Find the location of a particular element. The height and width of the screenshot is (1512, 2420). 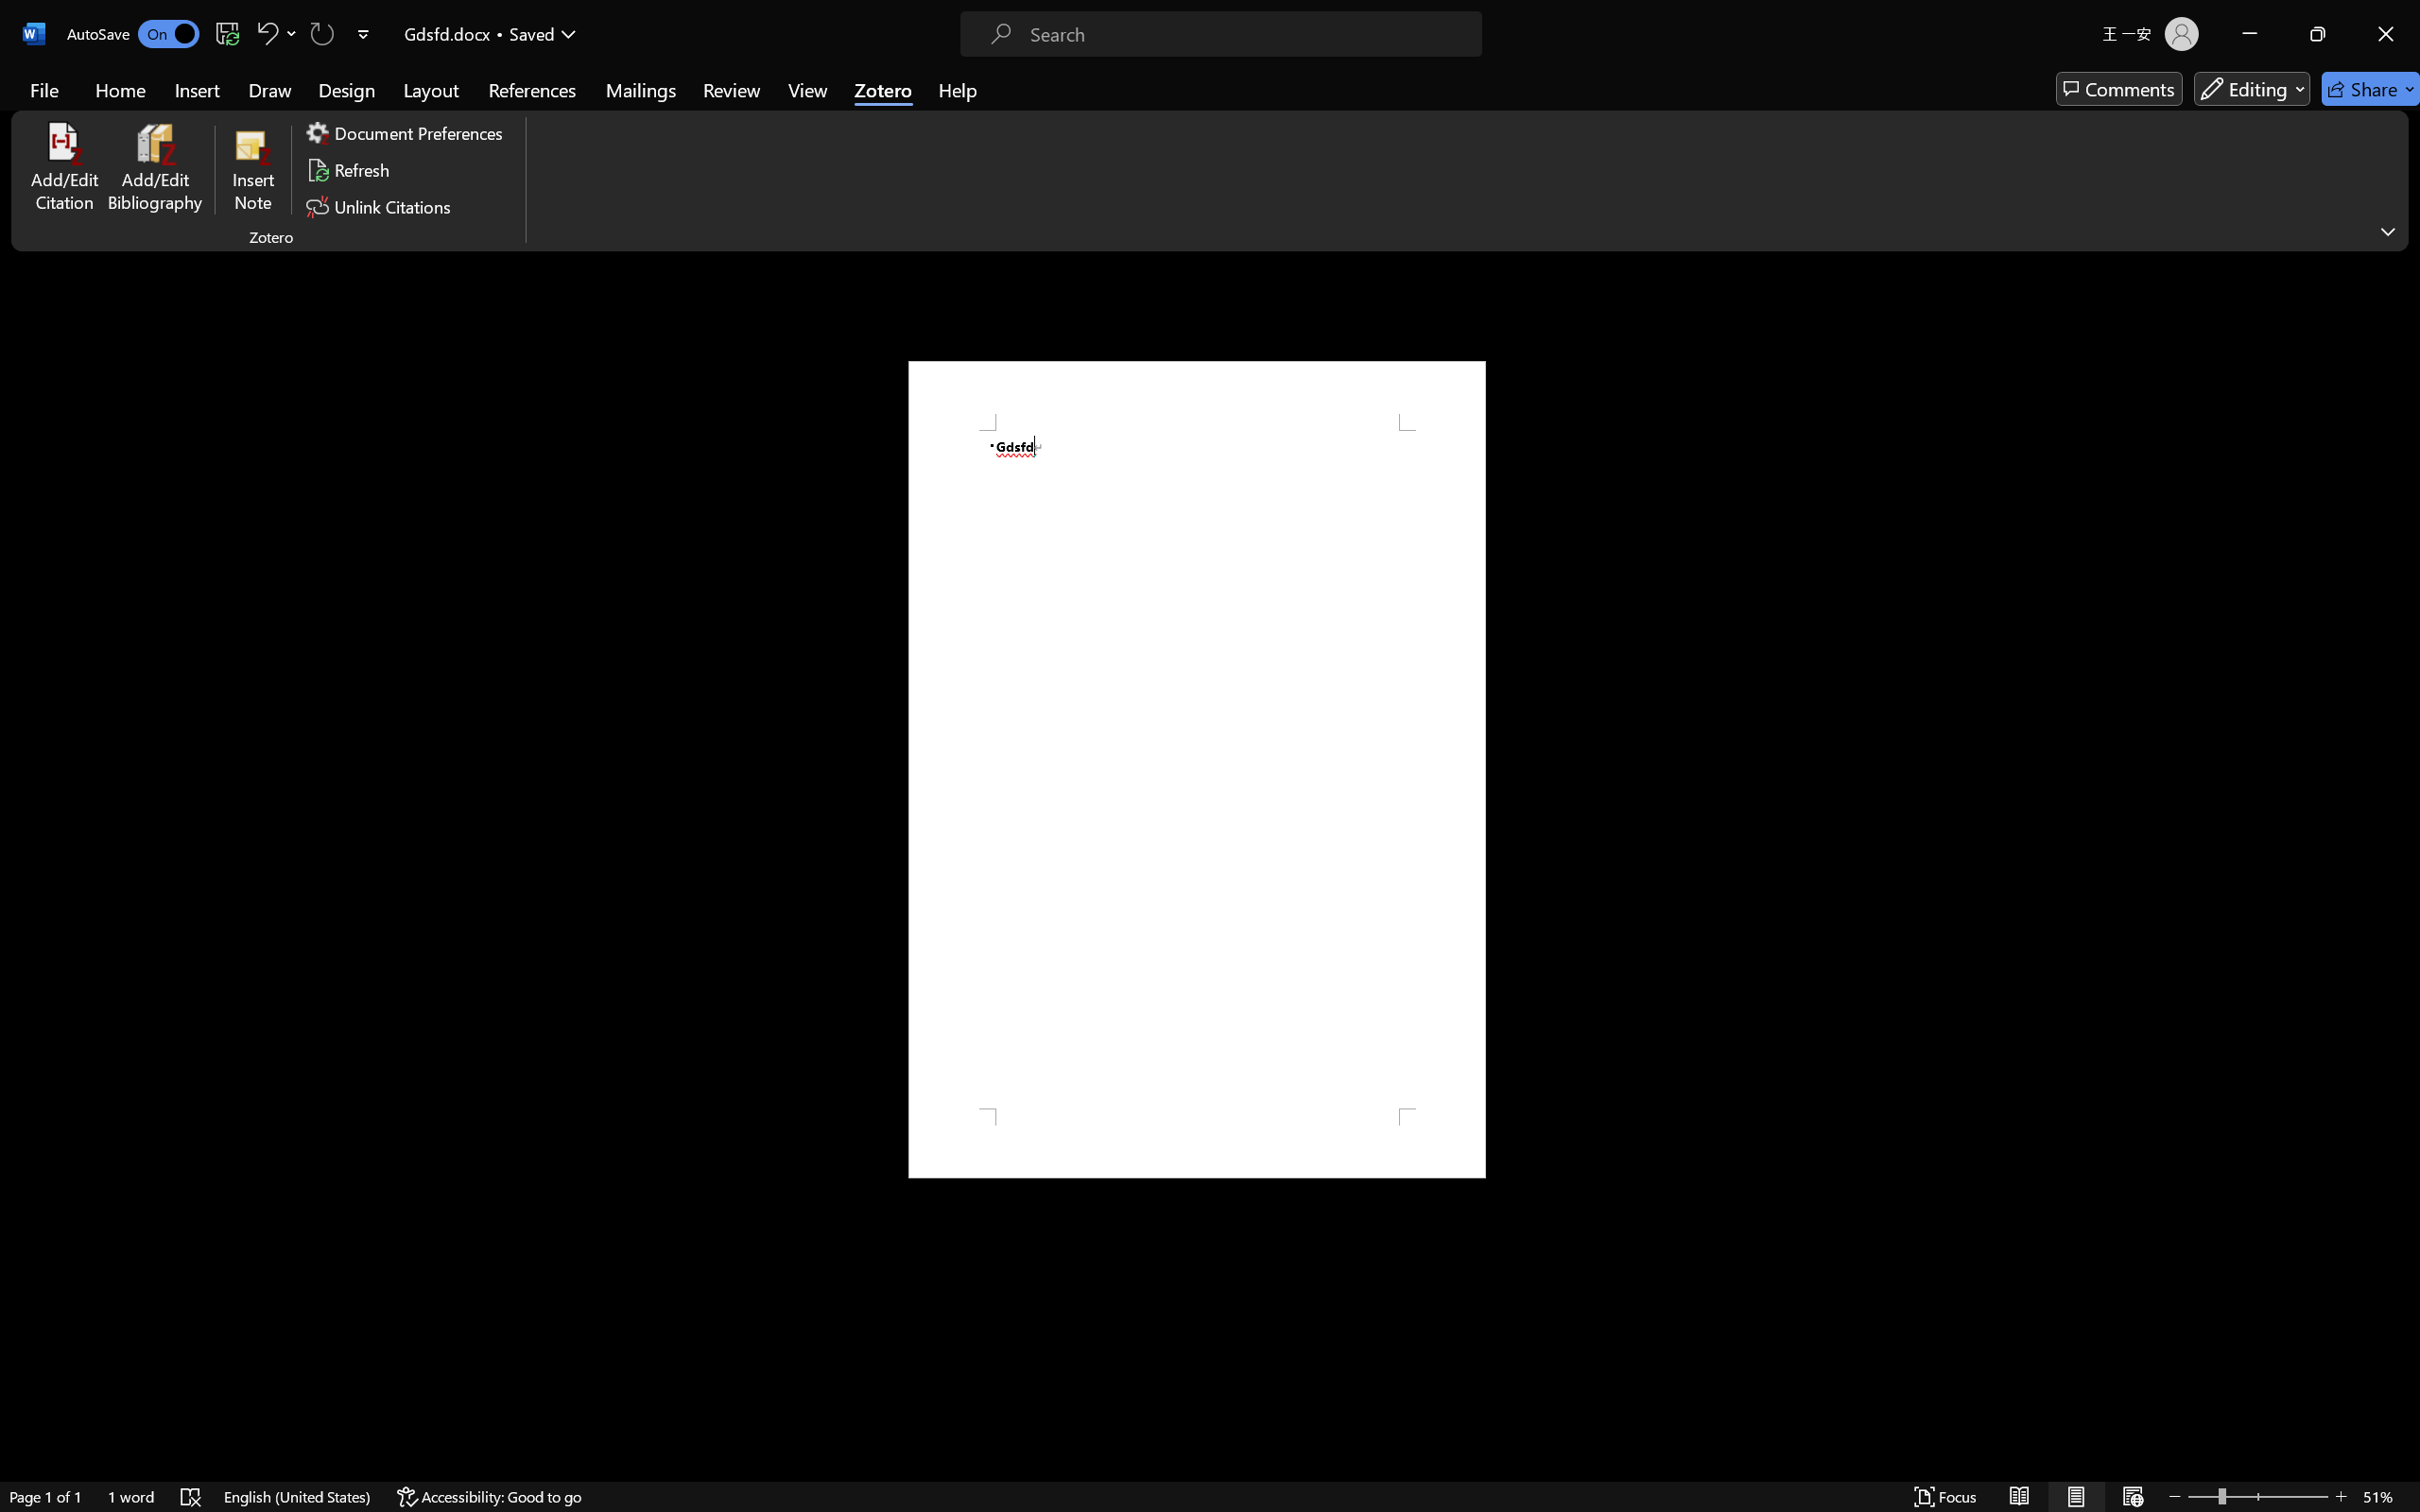

'Page 1 content' is located at coordinates (1196, 769).